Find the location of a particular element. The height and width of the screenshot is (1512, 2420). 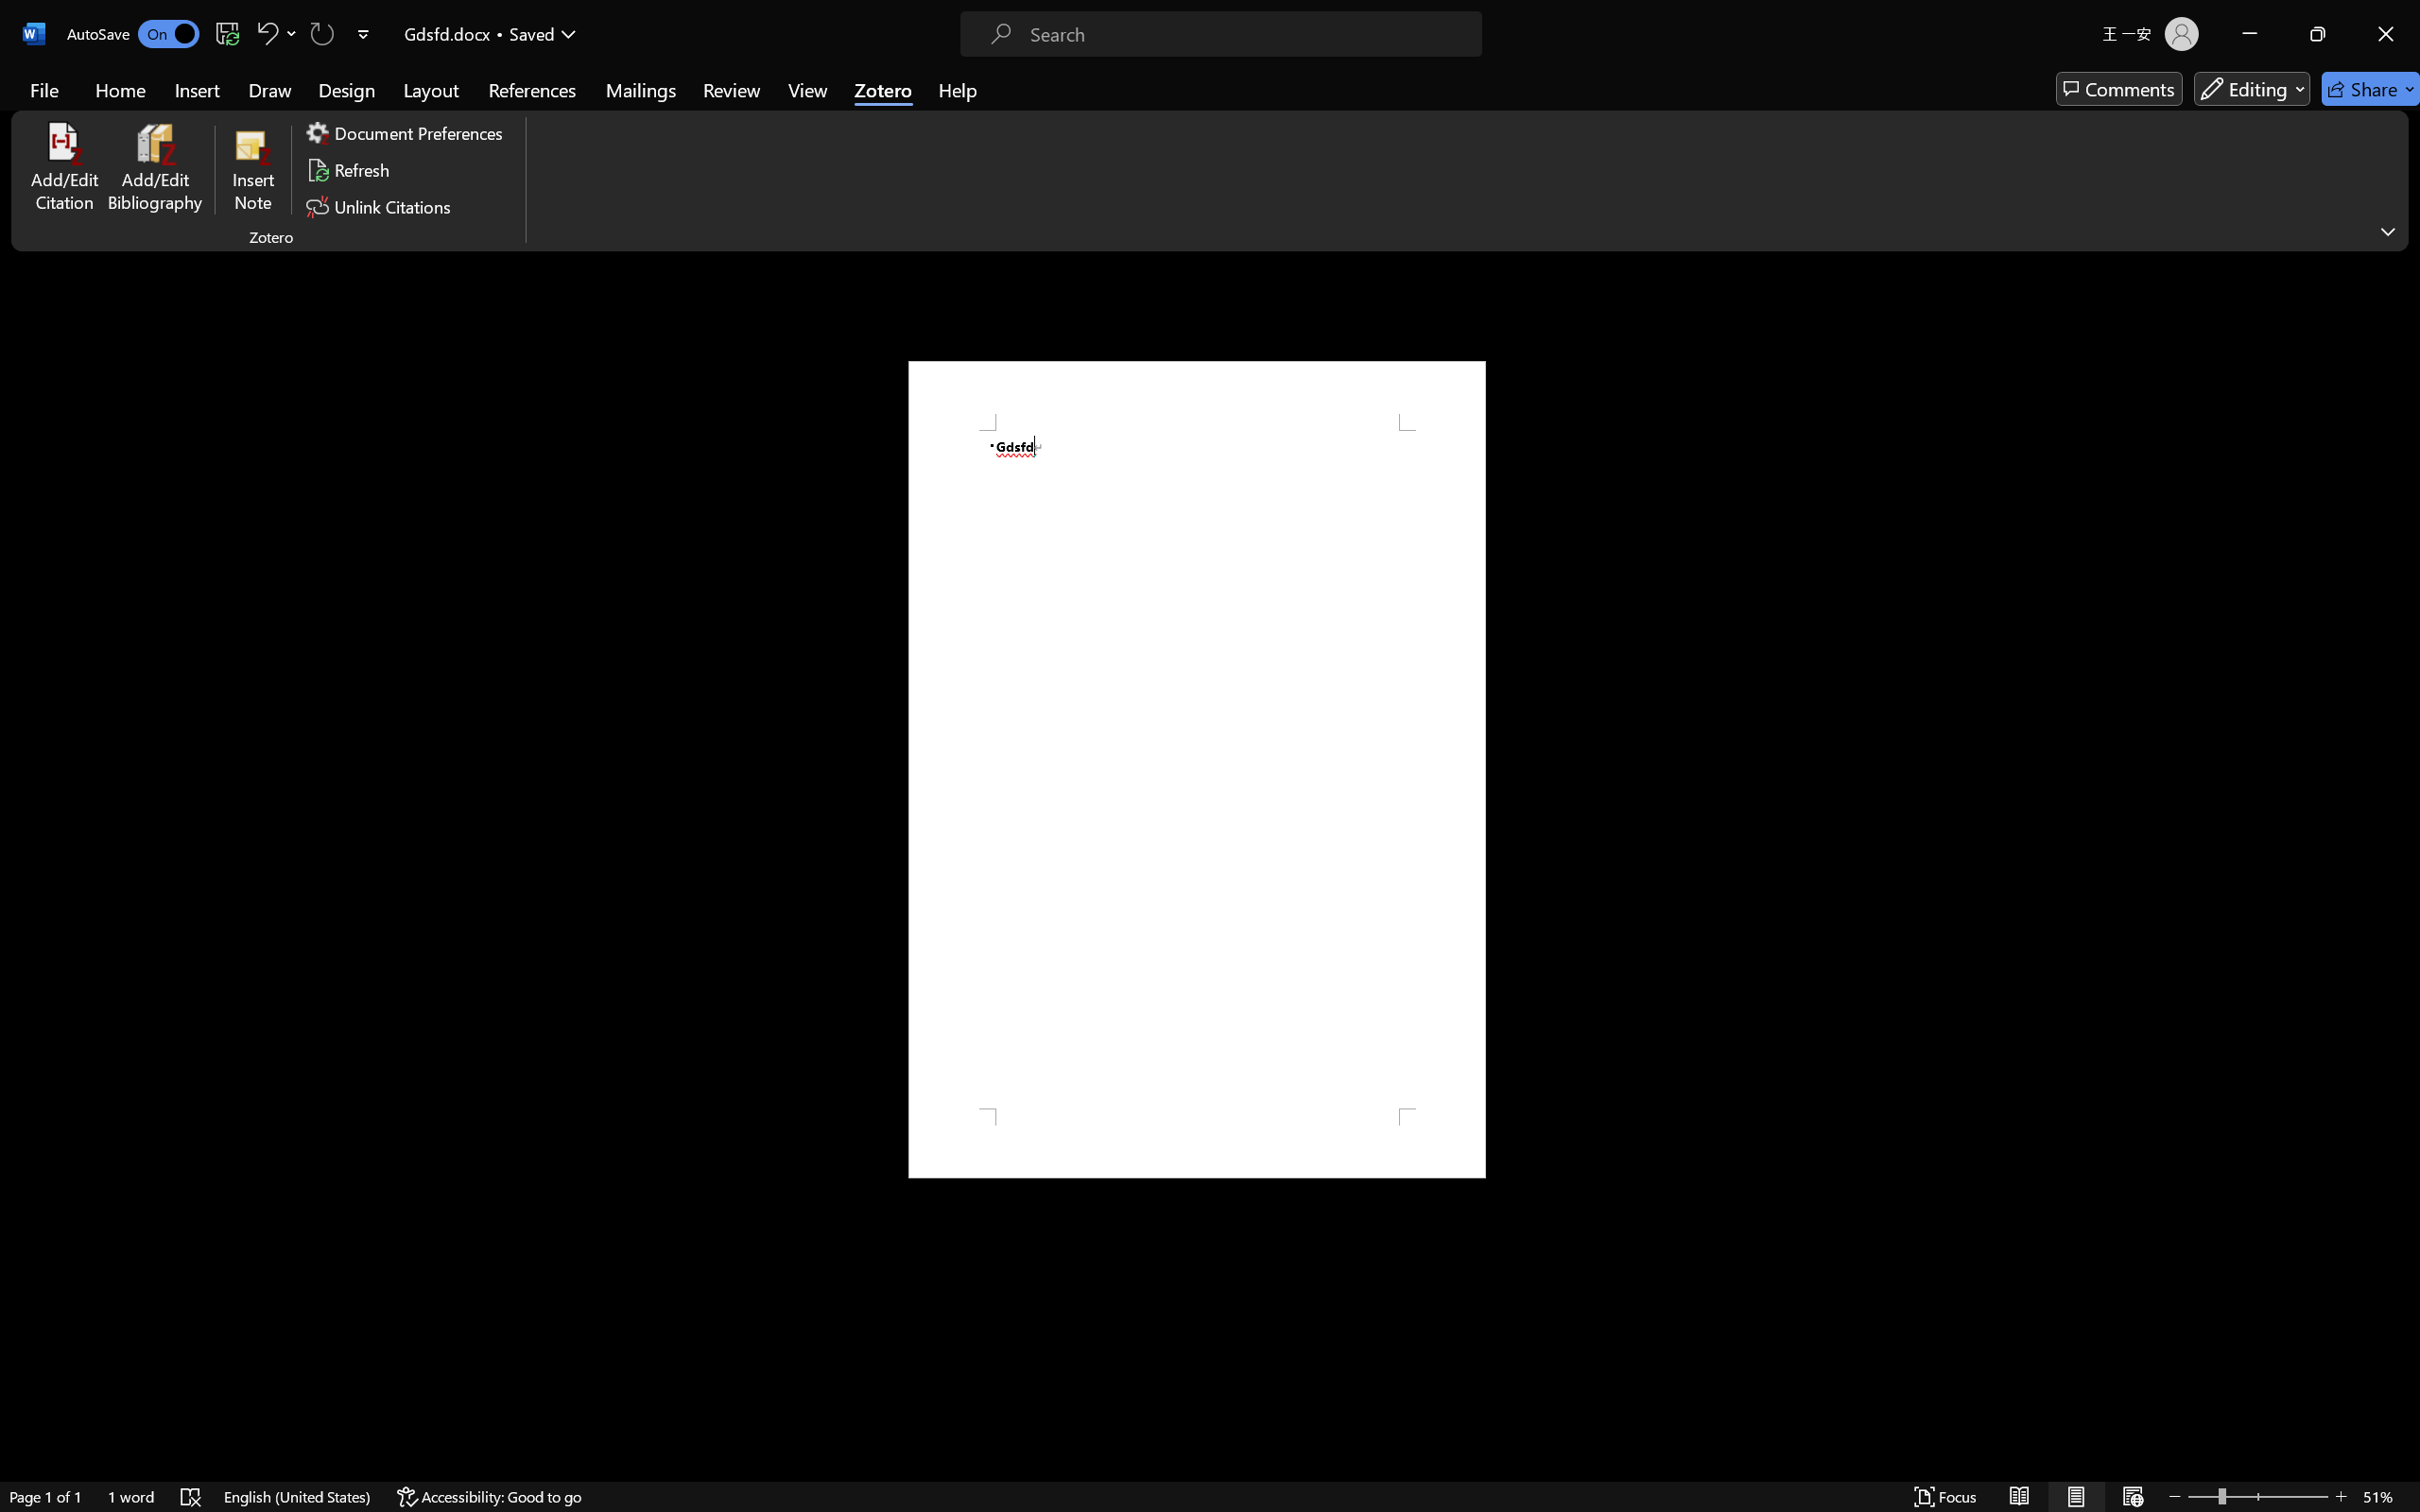

'Page 1 content' is located at coordinates (1196, 769).